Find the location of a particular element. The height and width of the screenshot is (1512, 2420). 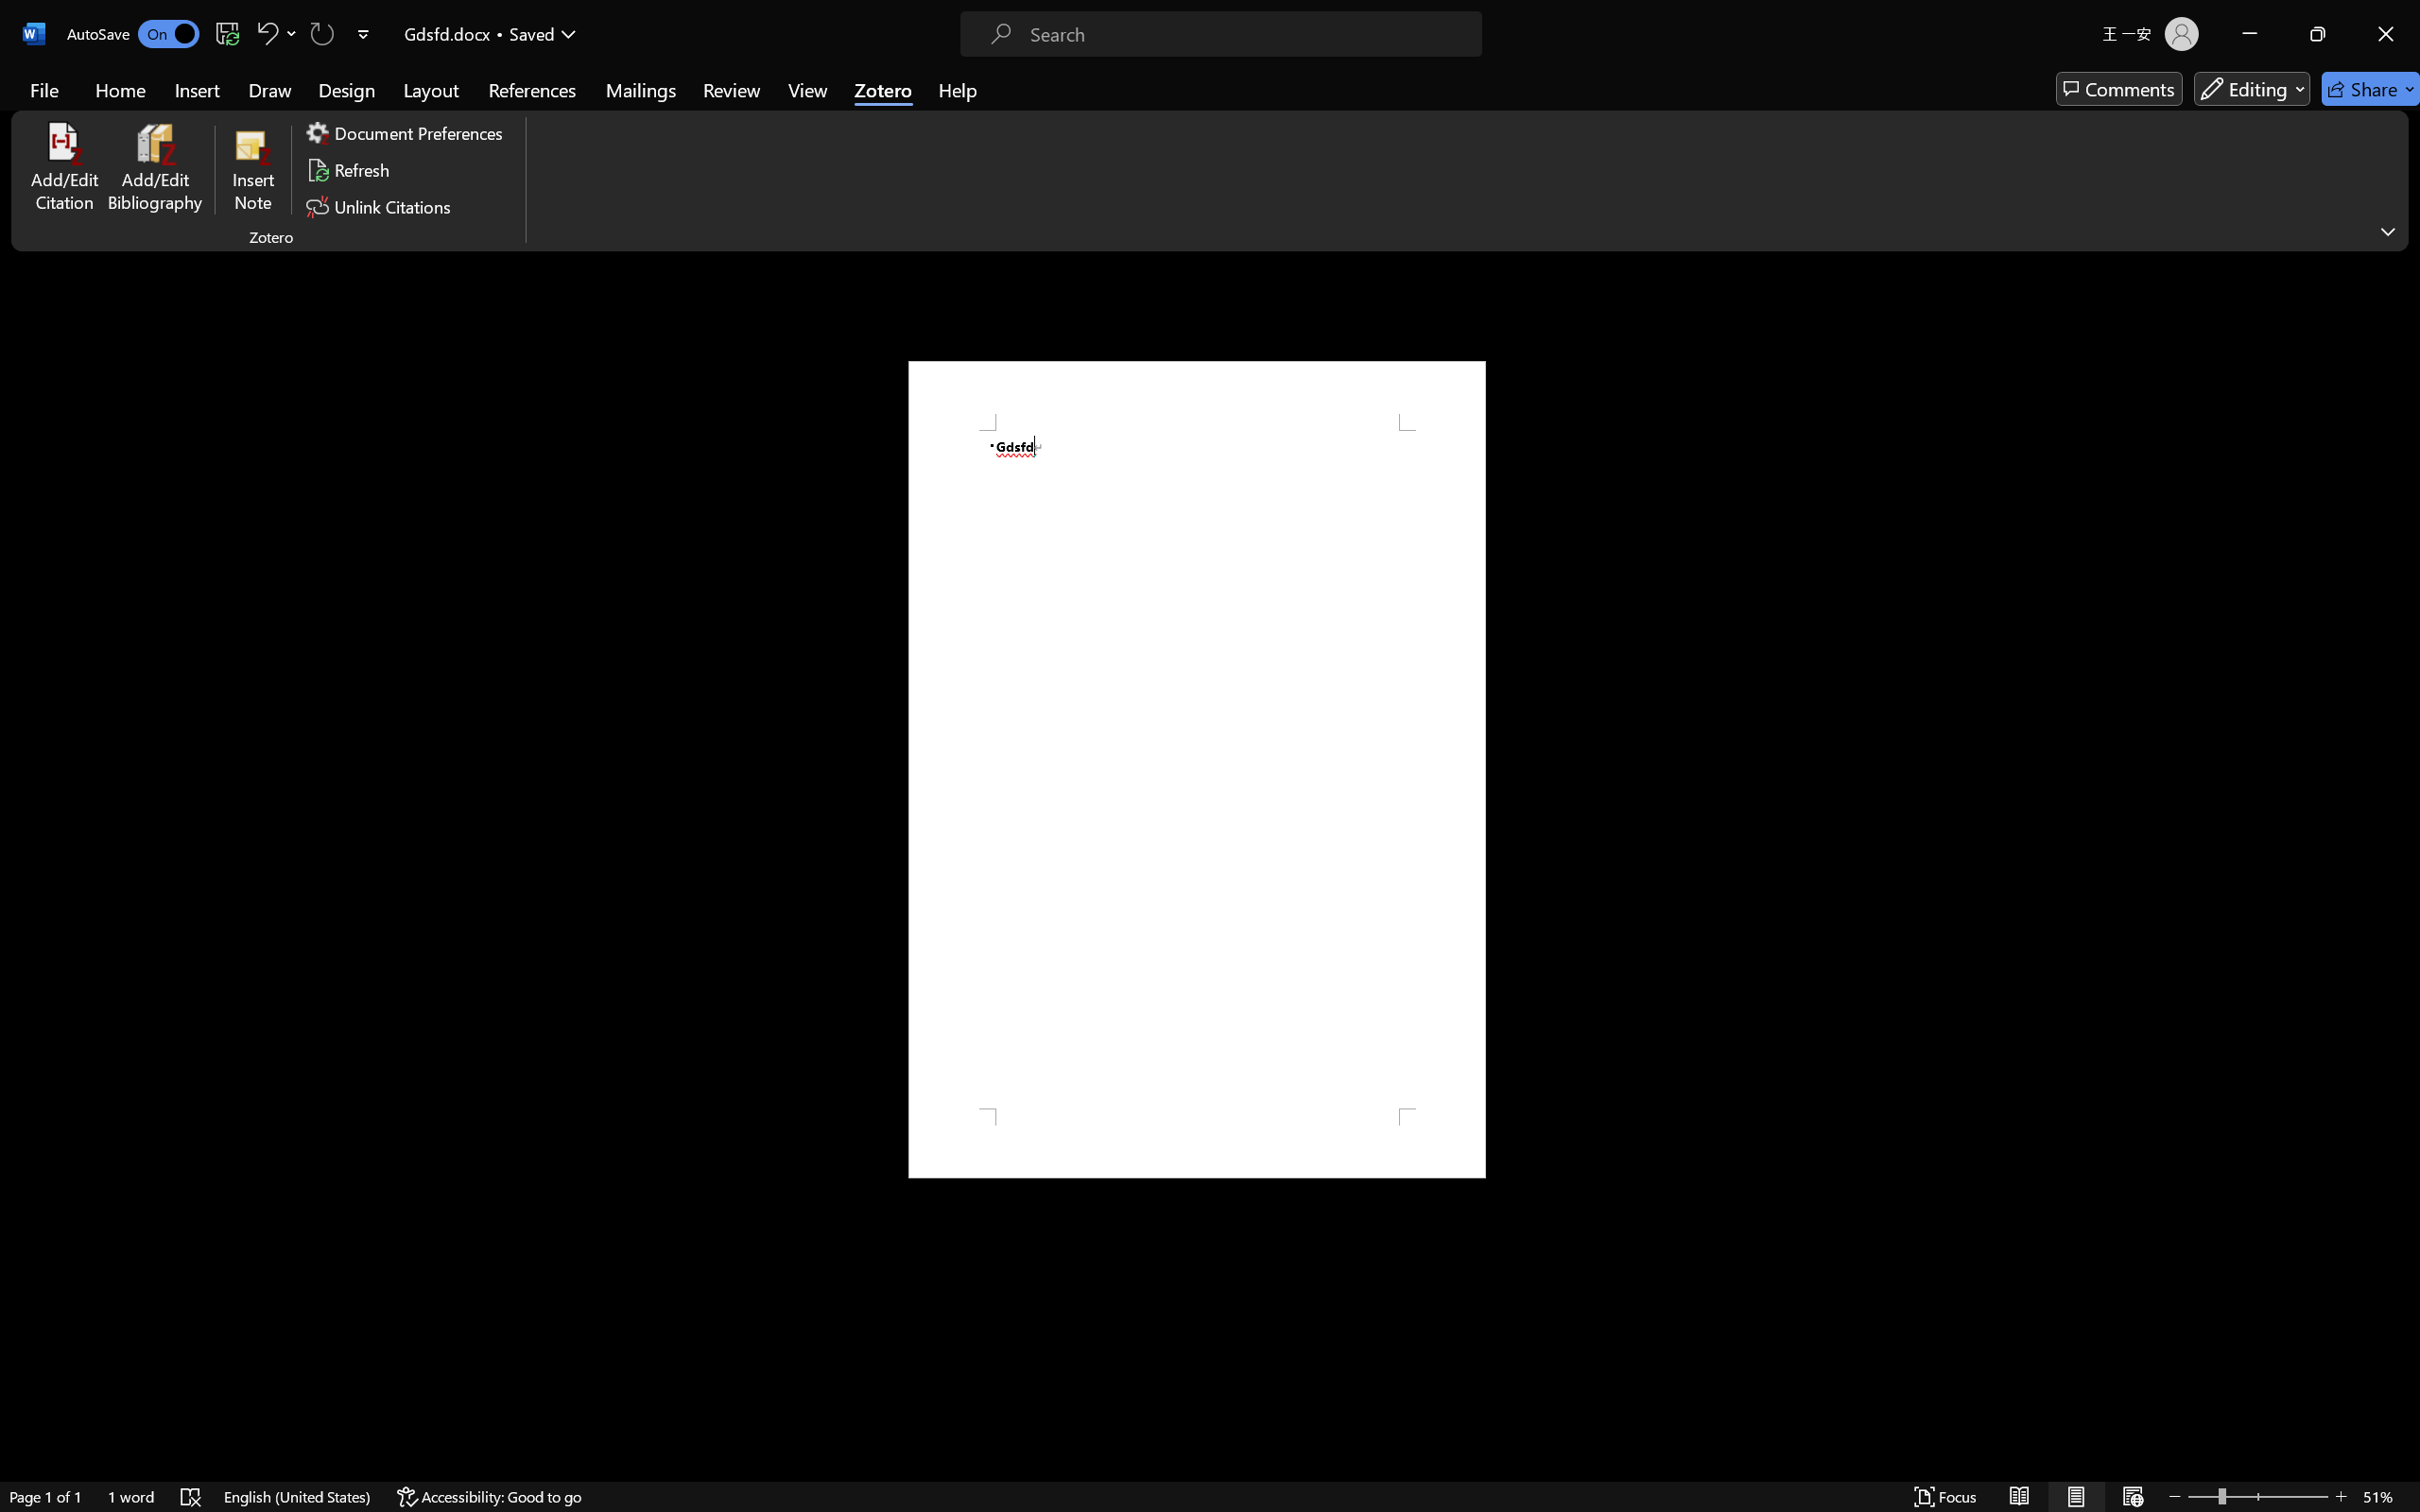

'Page 1 content' is located at coordinates (1196, 769).